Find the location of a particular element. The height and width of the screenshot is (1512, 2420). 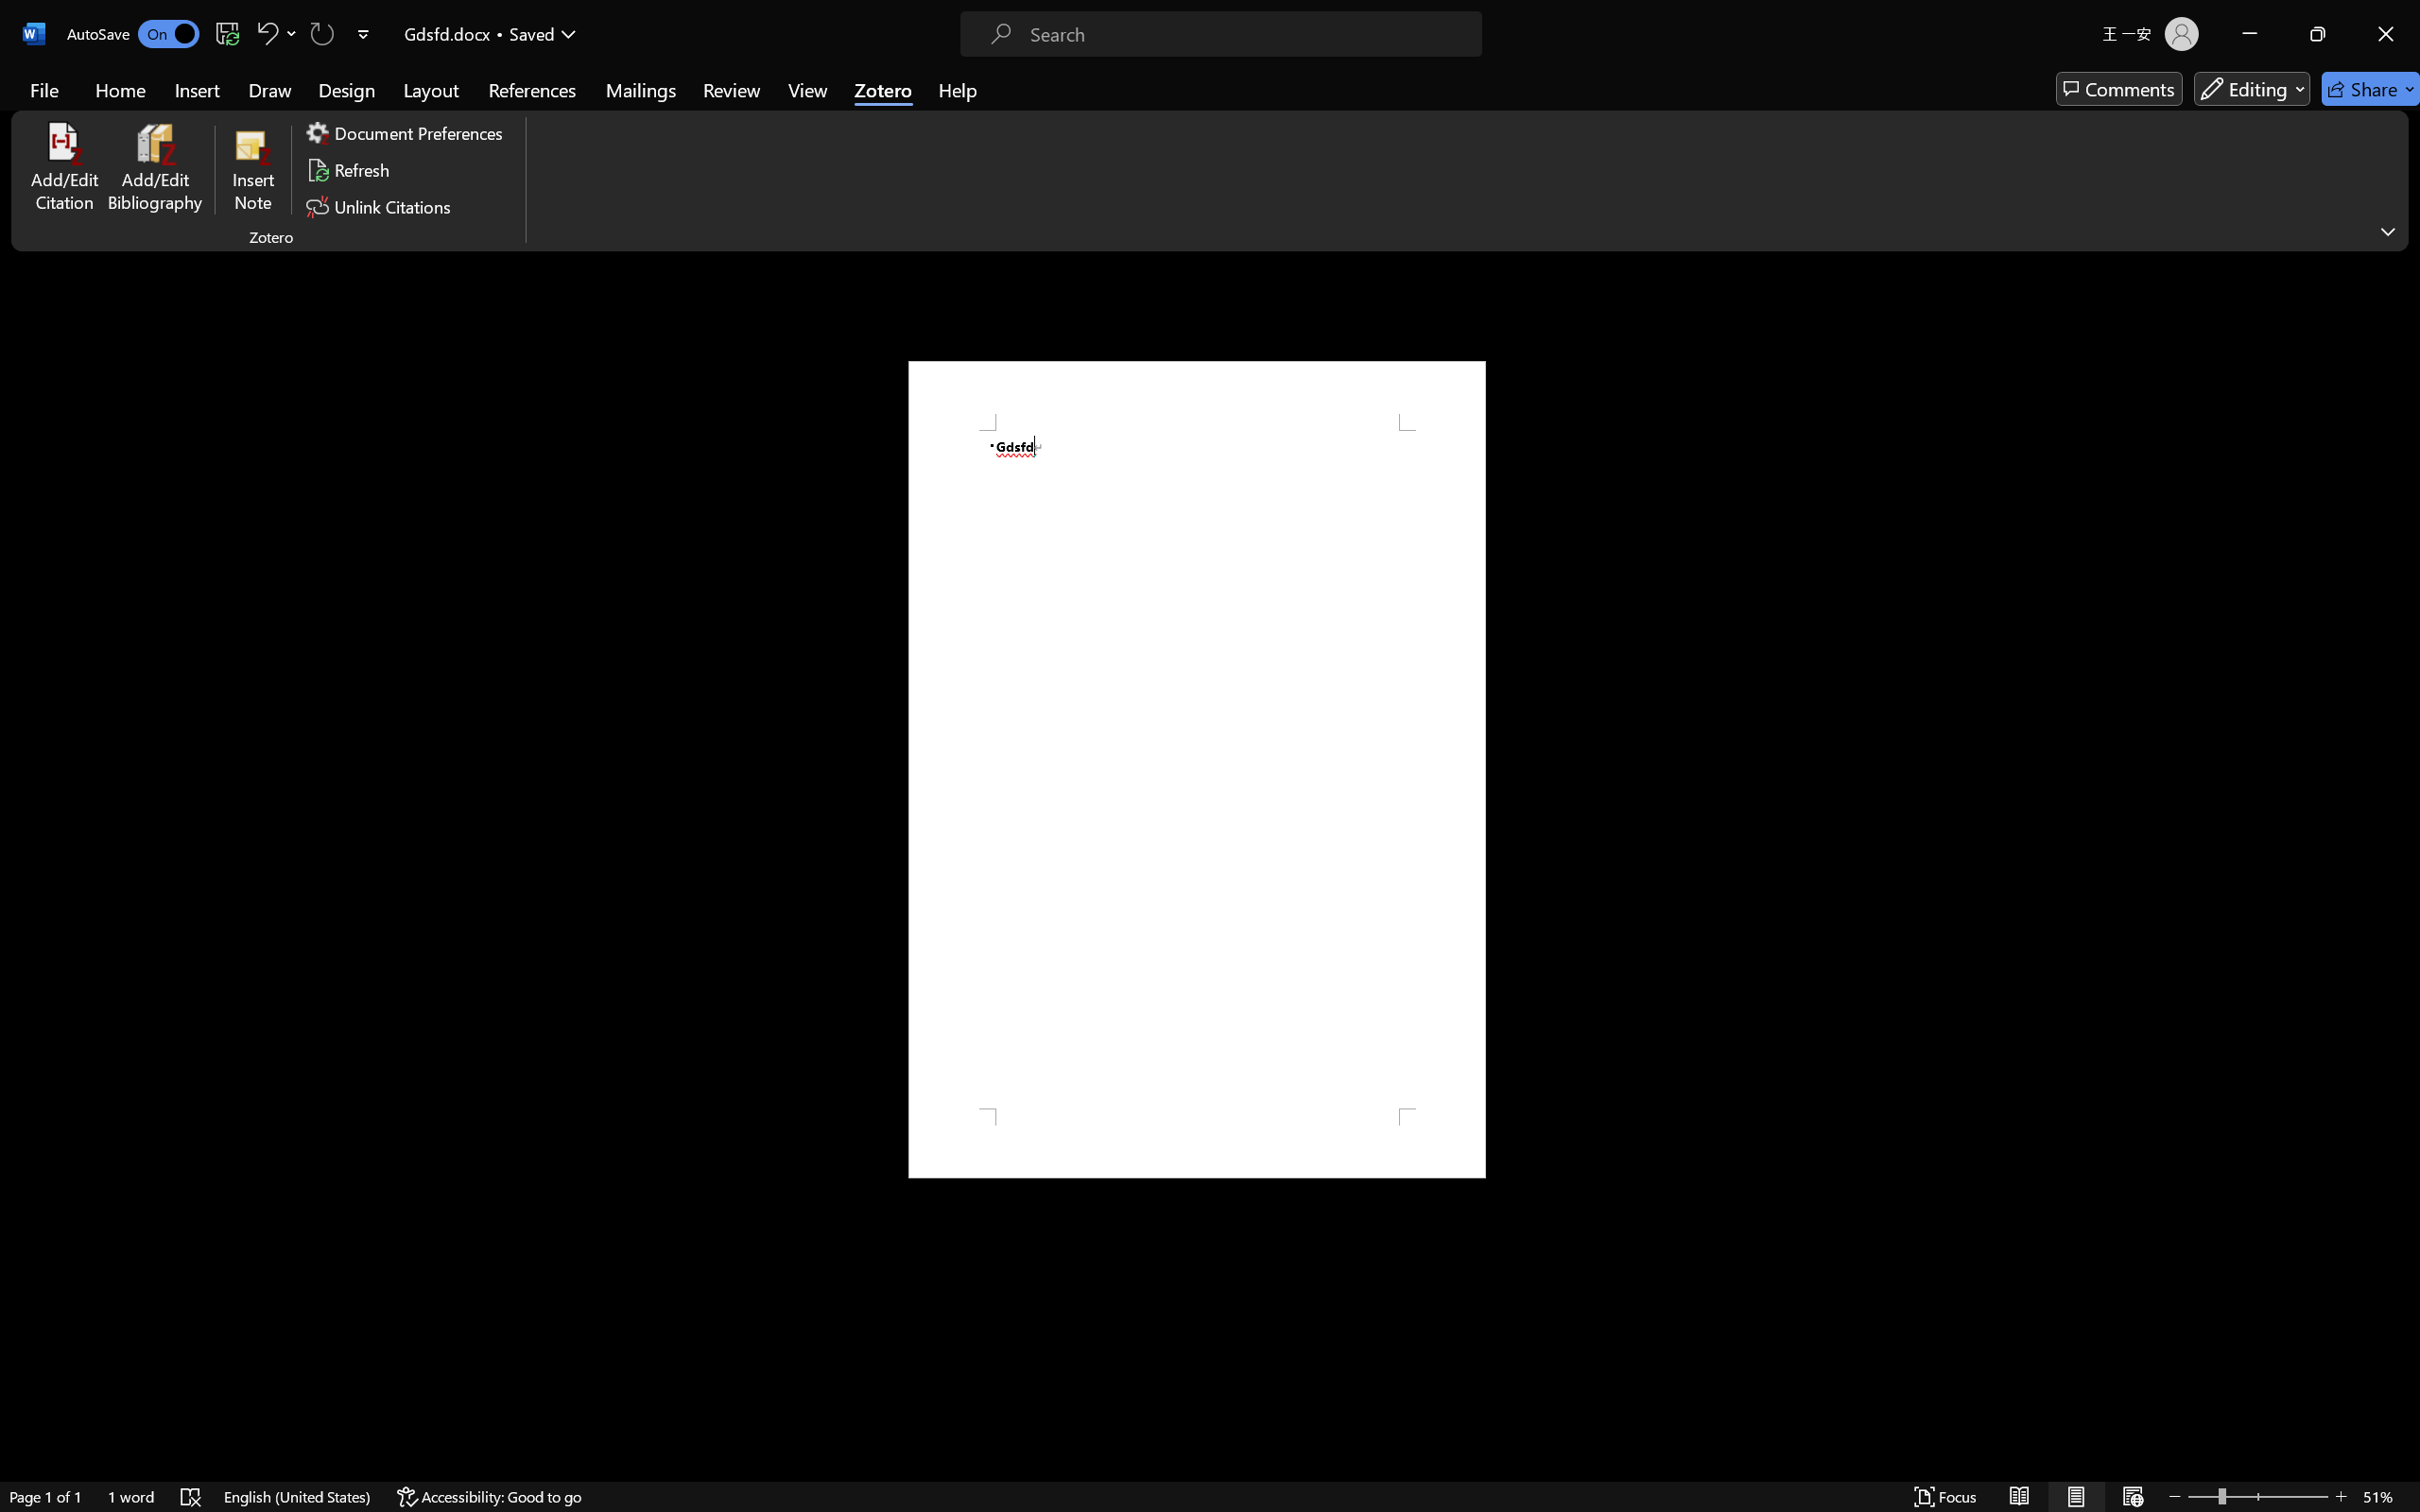

'Page 1 content' is located at coordinates (1196, 769).